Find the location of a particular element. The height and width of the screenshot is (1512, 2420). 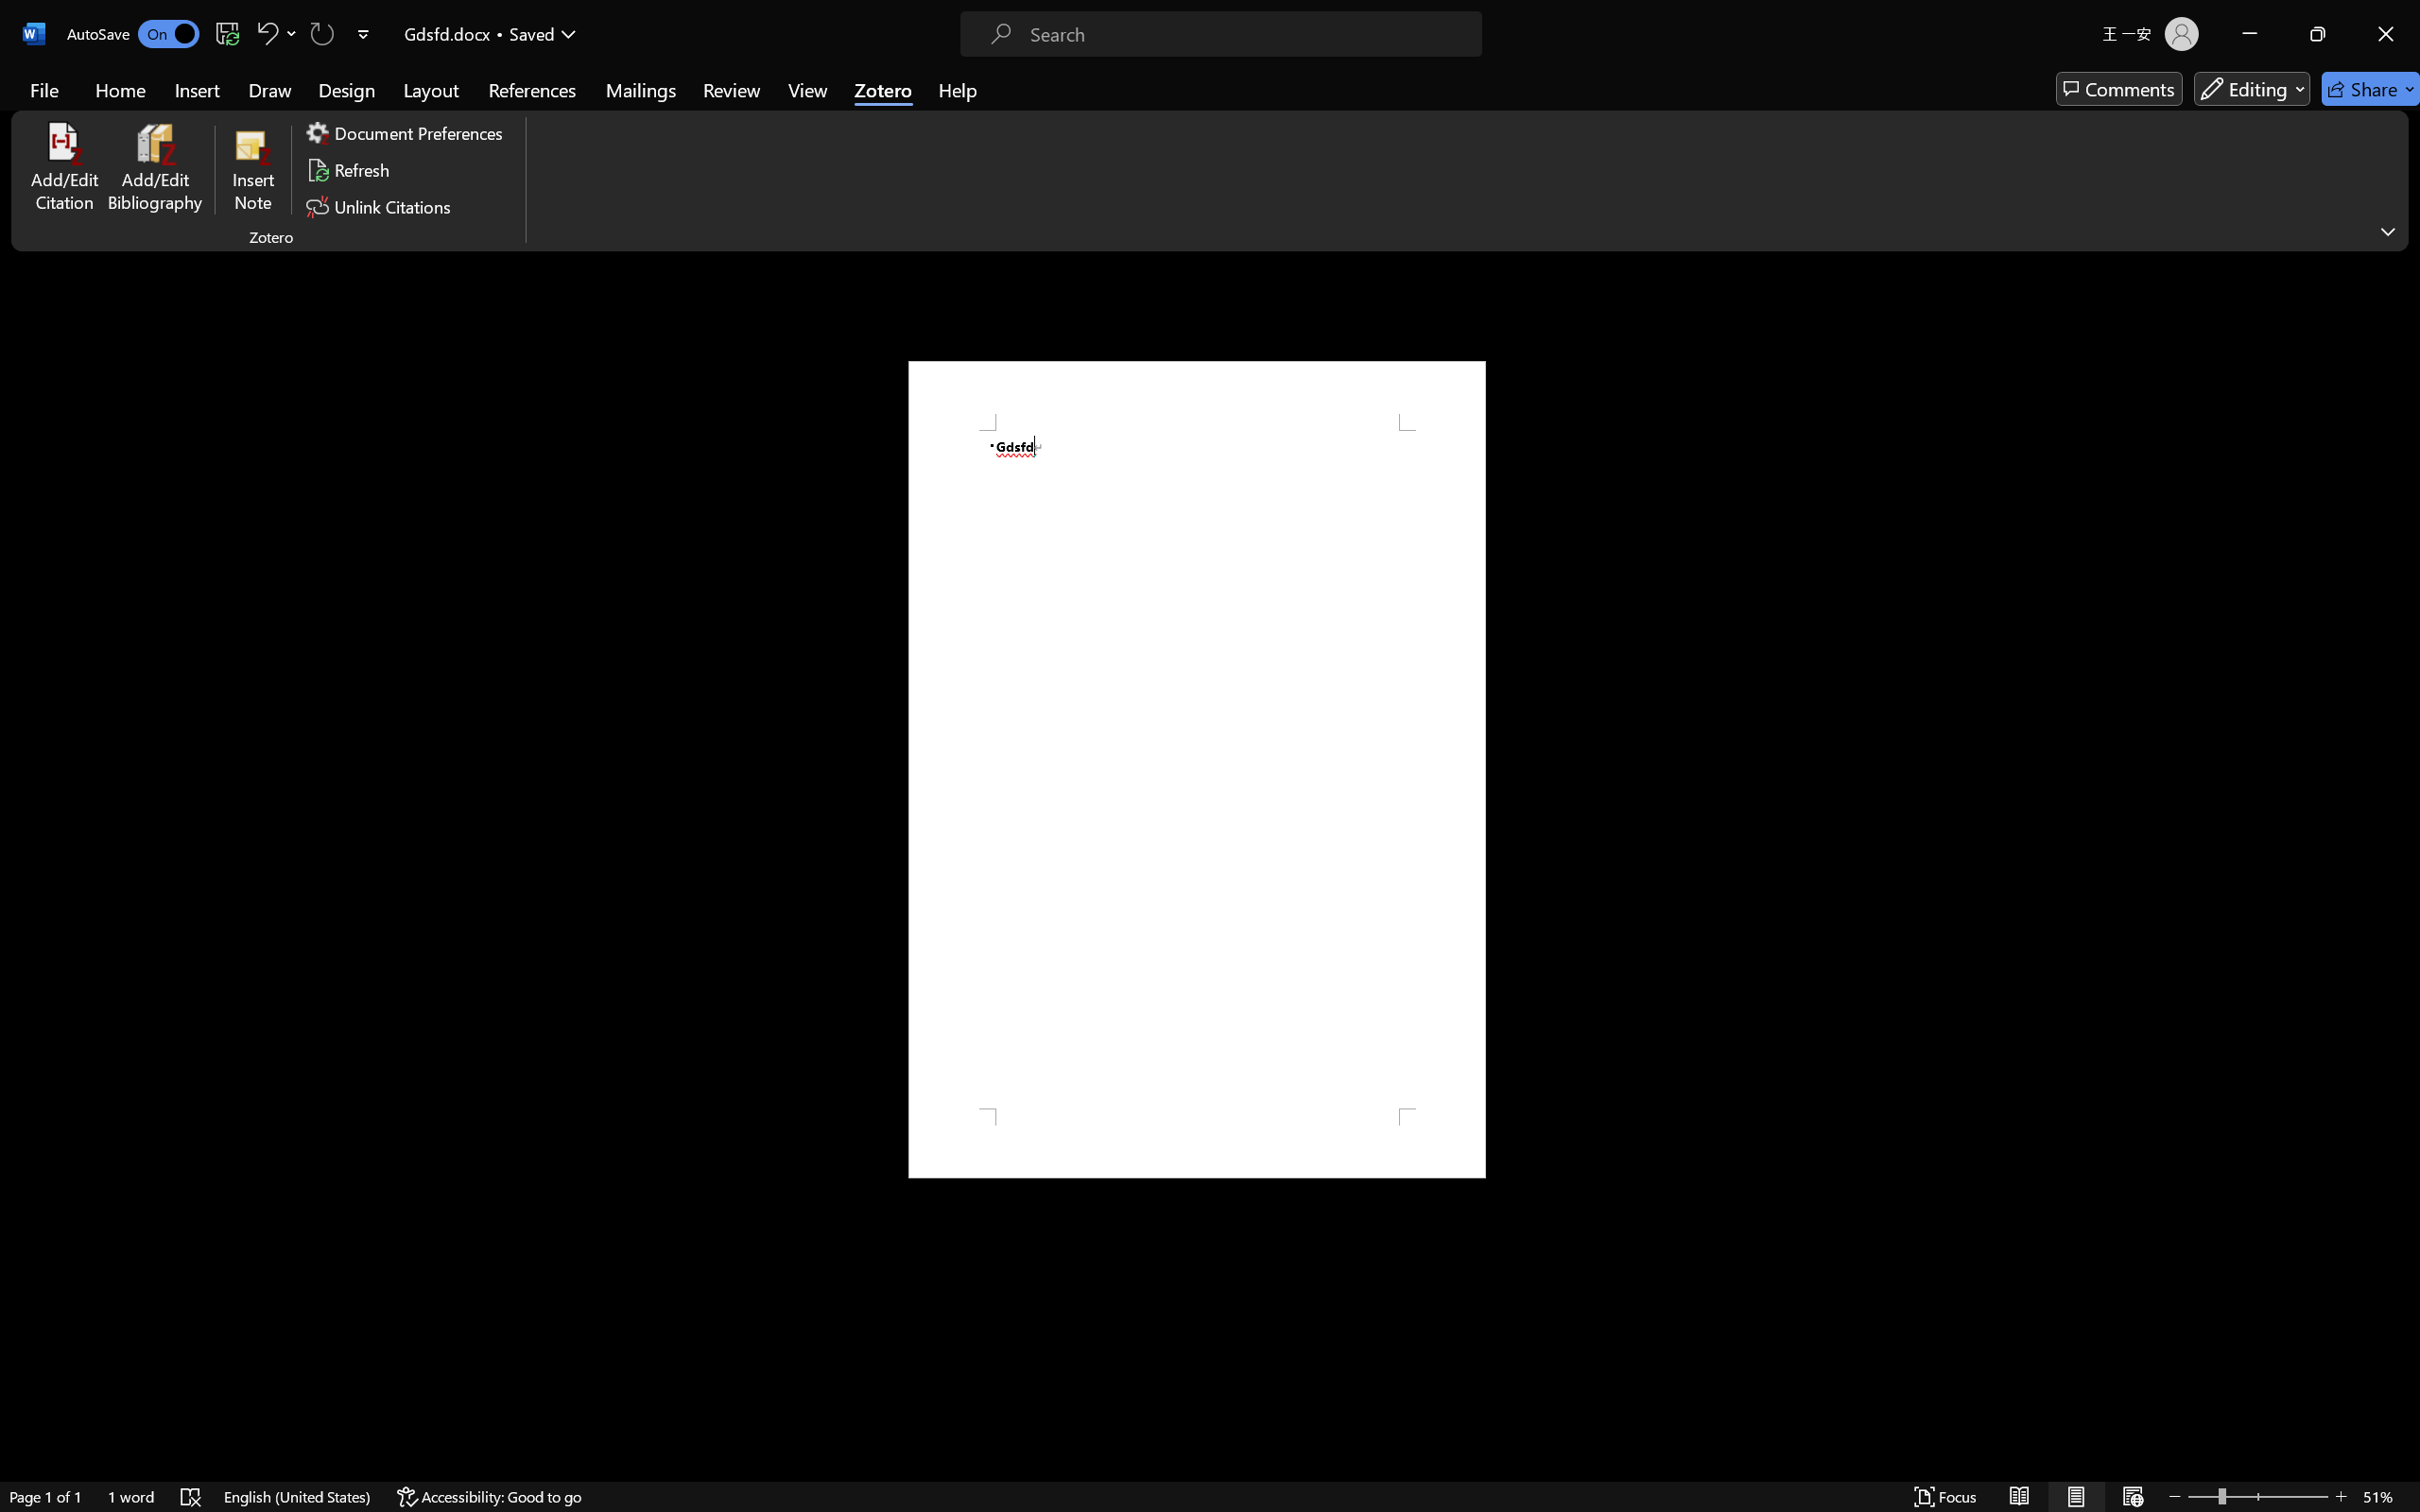

'Page 1 content' is located at coordinates (1196, 769).